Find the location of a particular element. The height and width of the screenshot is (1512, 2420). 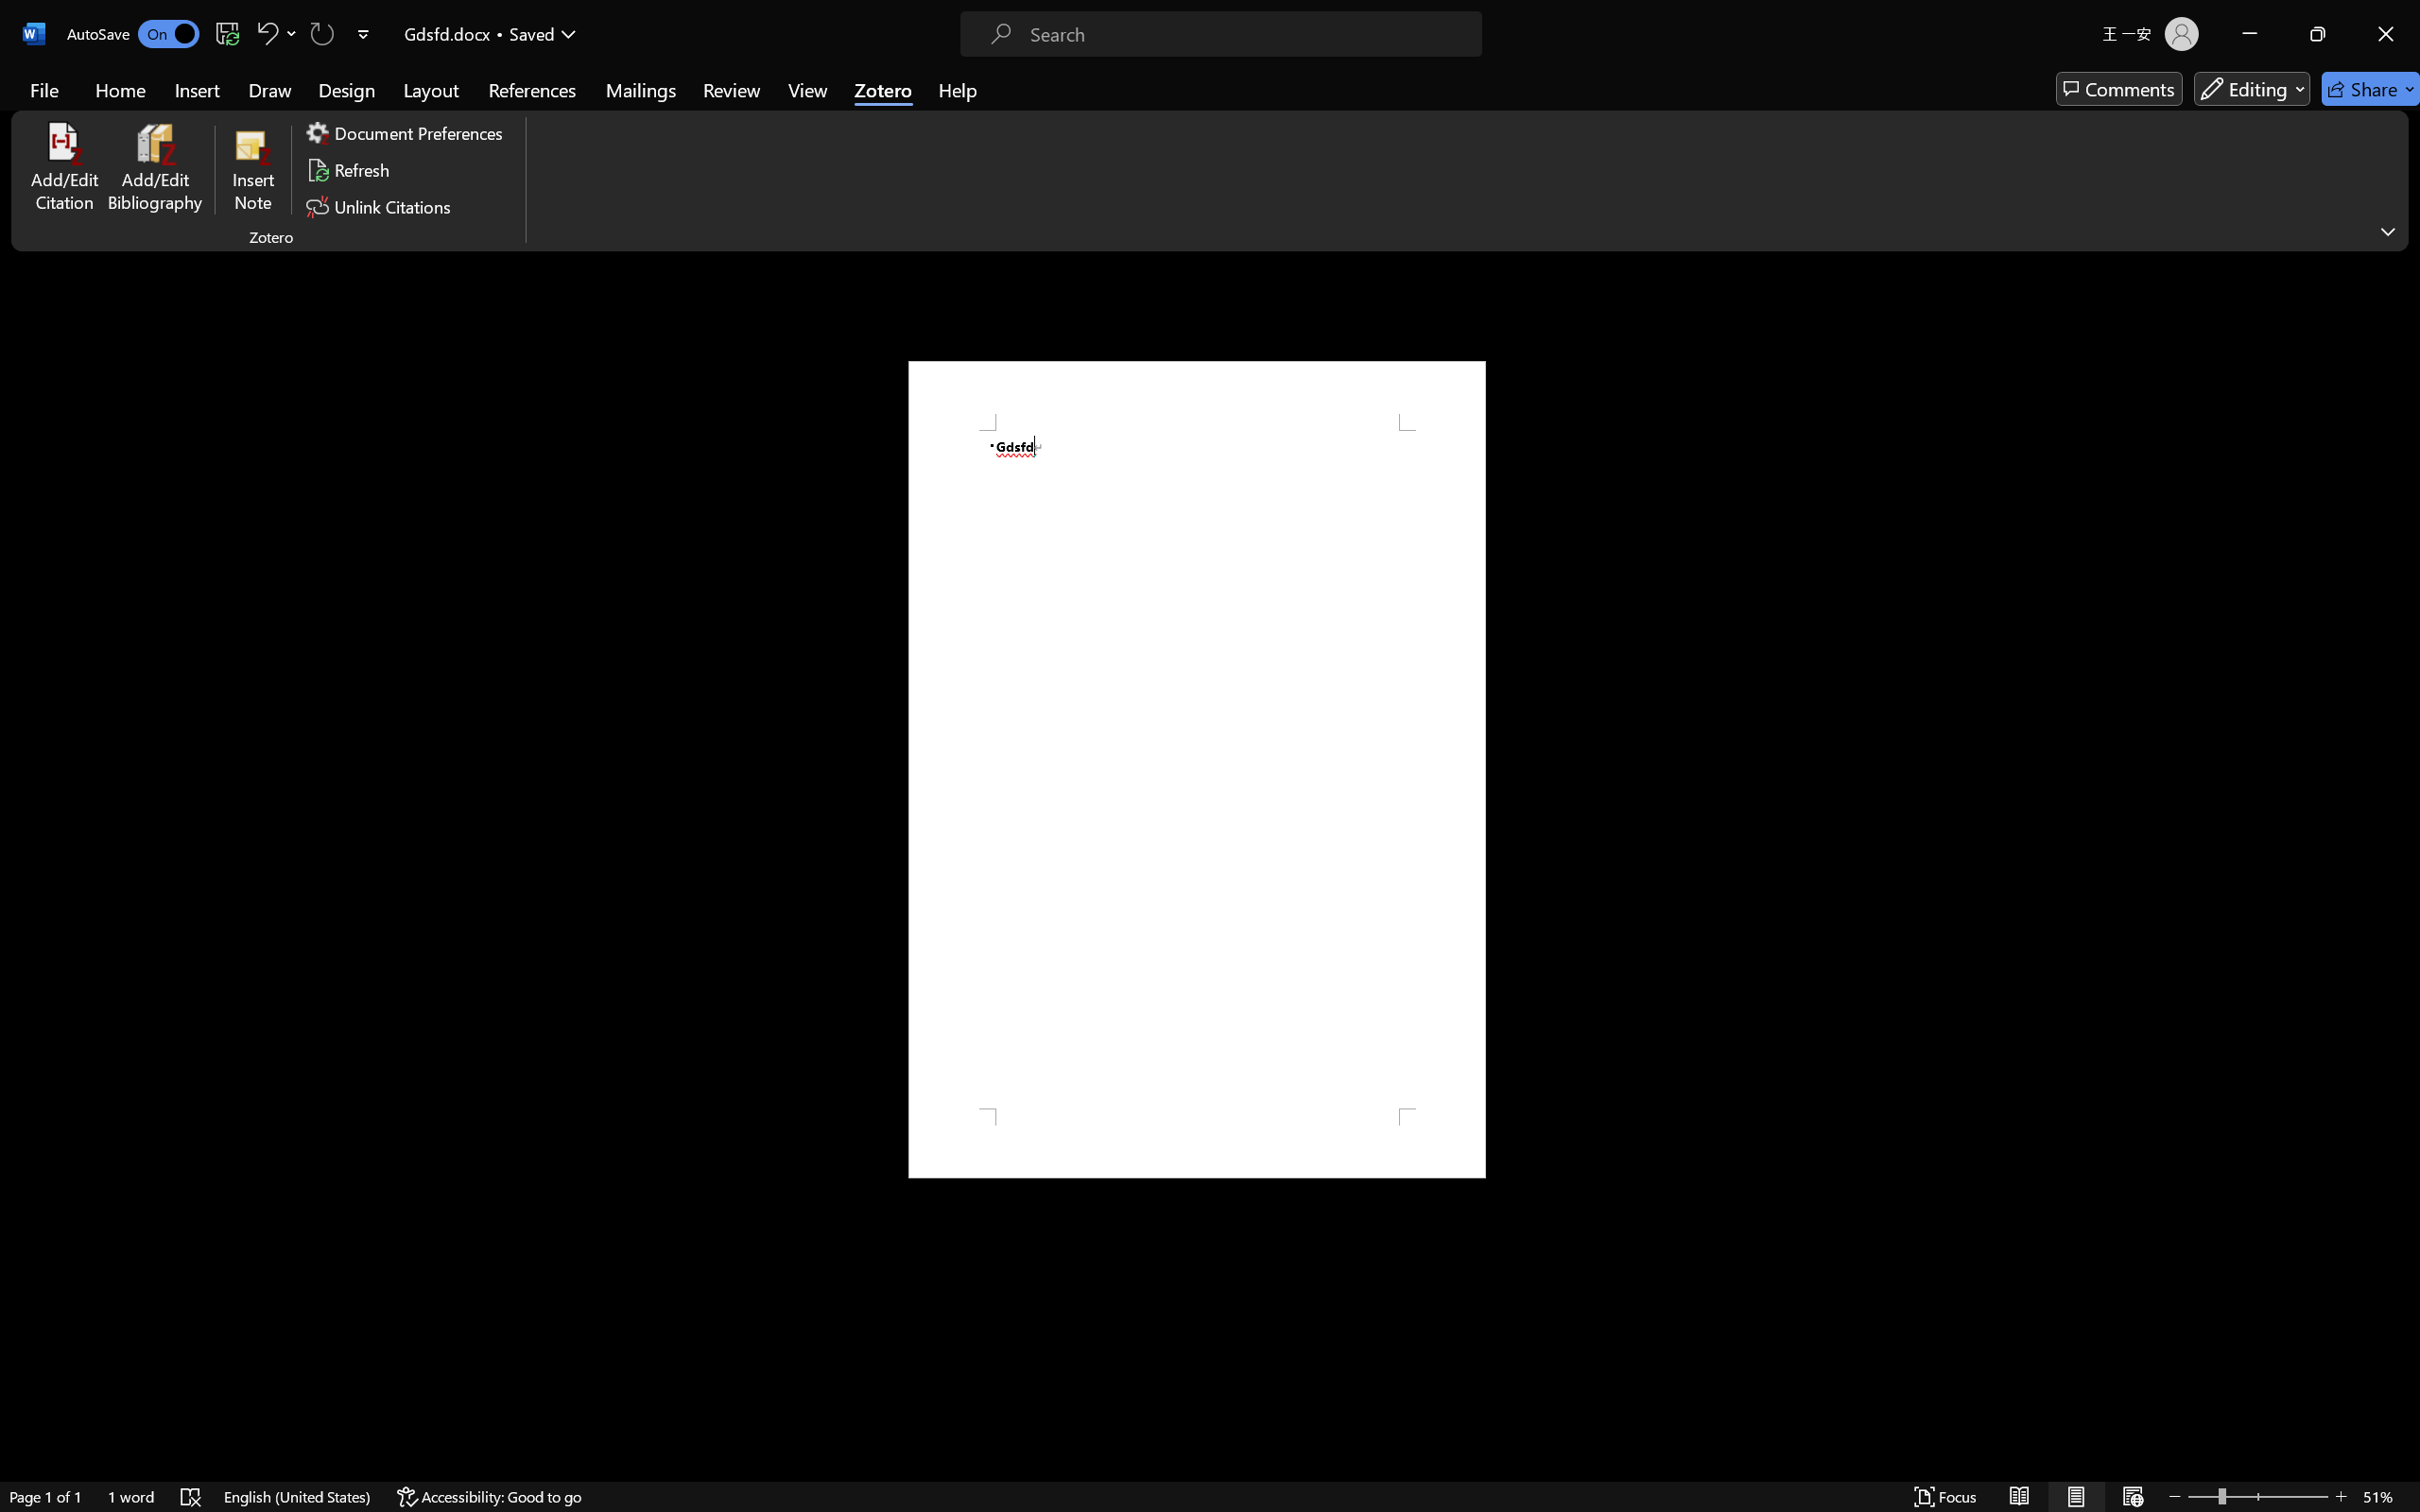

'Page 1 content' is located at coordinates (1196, 769).